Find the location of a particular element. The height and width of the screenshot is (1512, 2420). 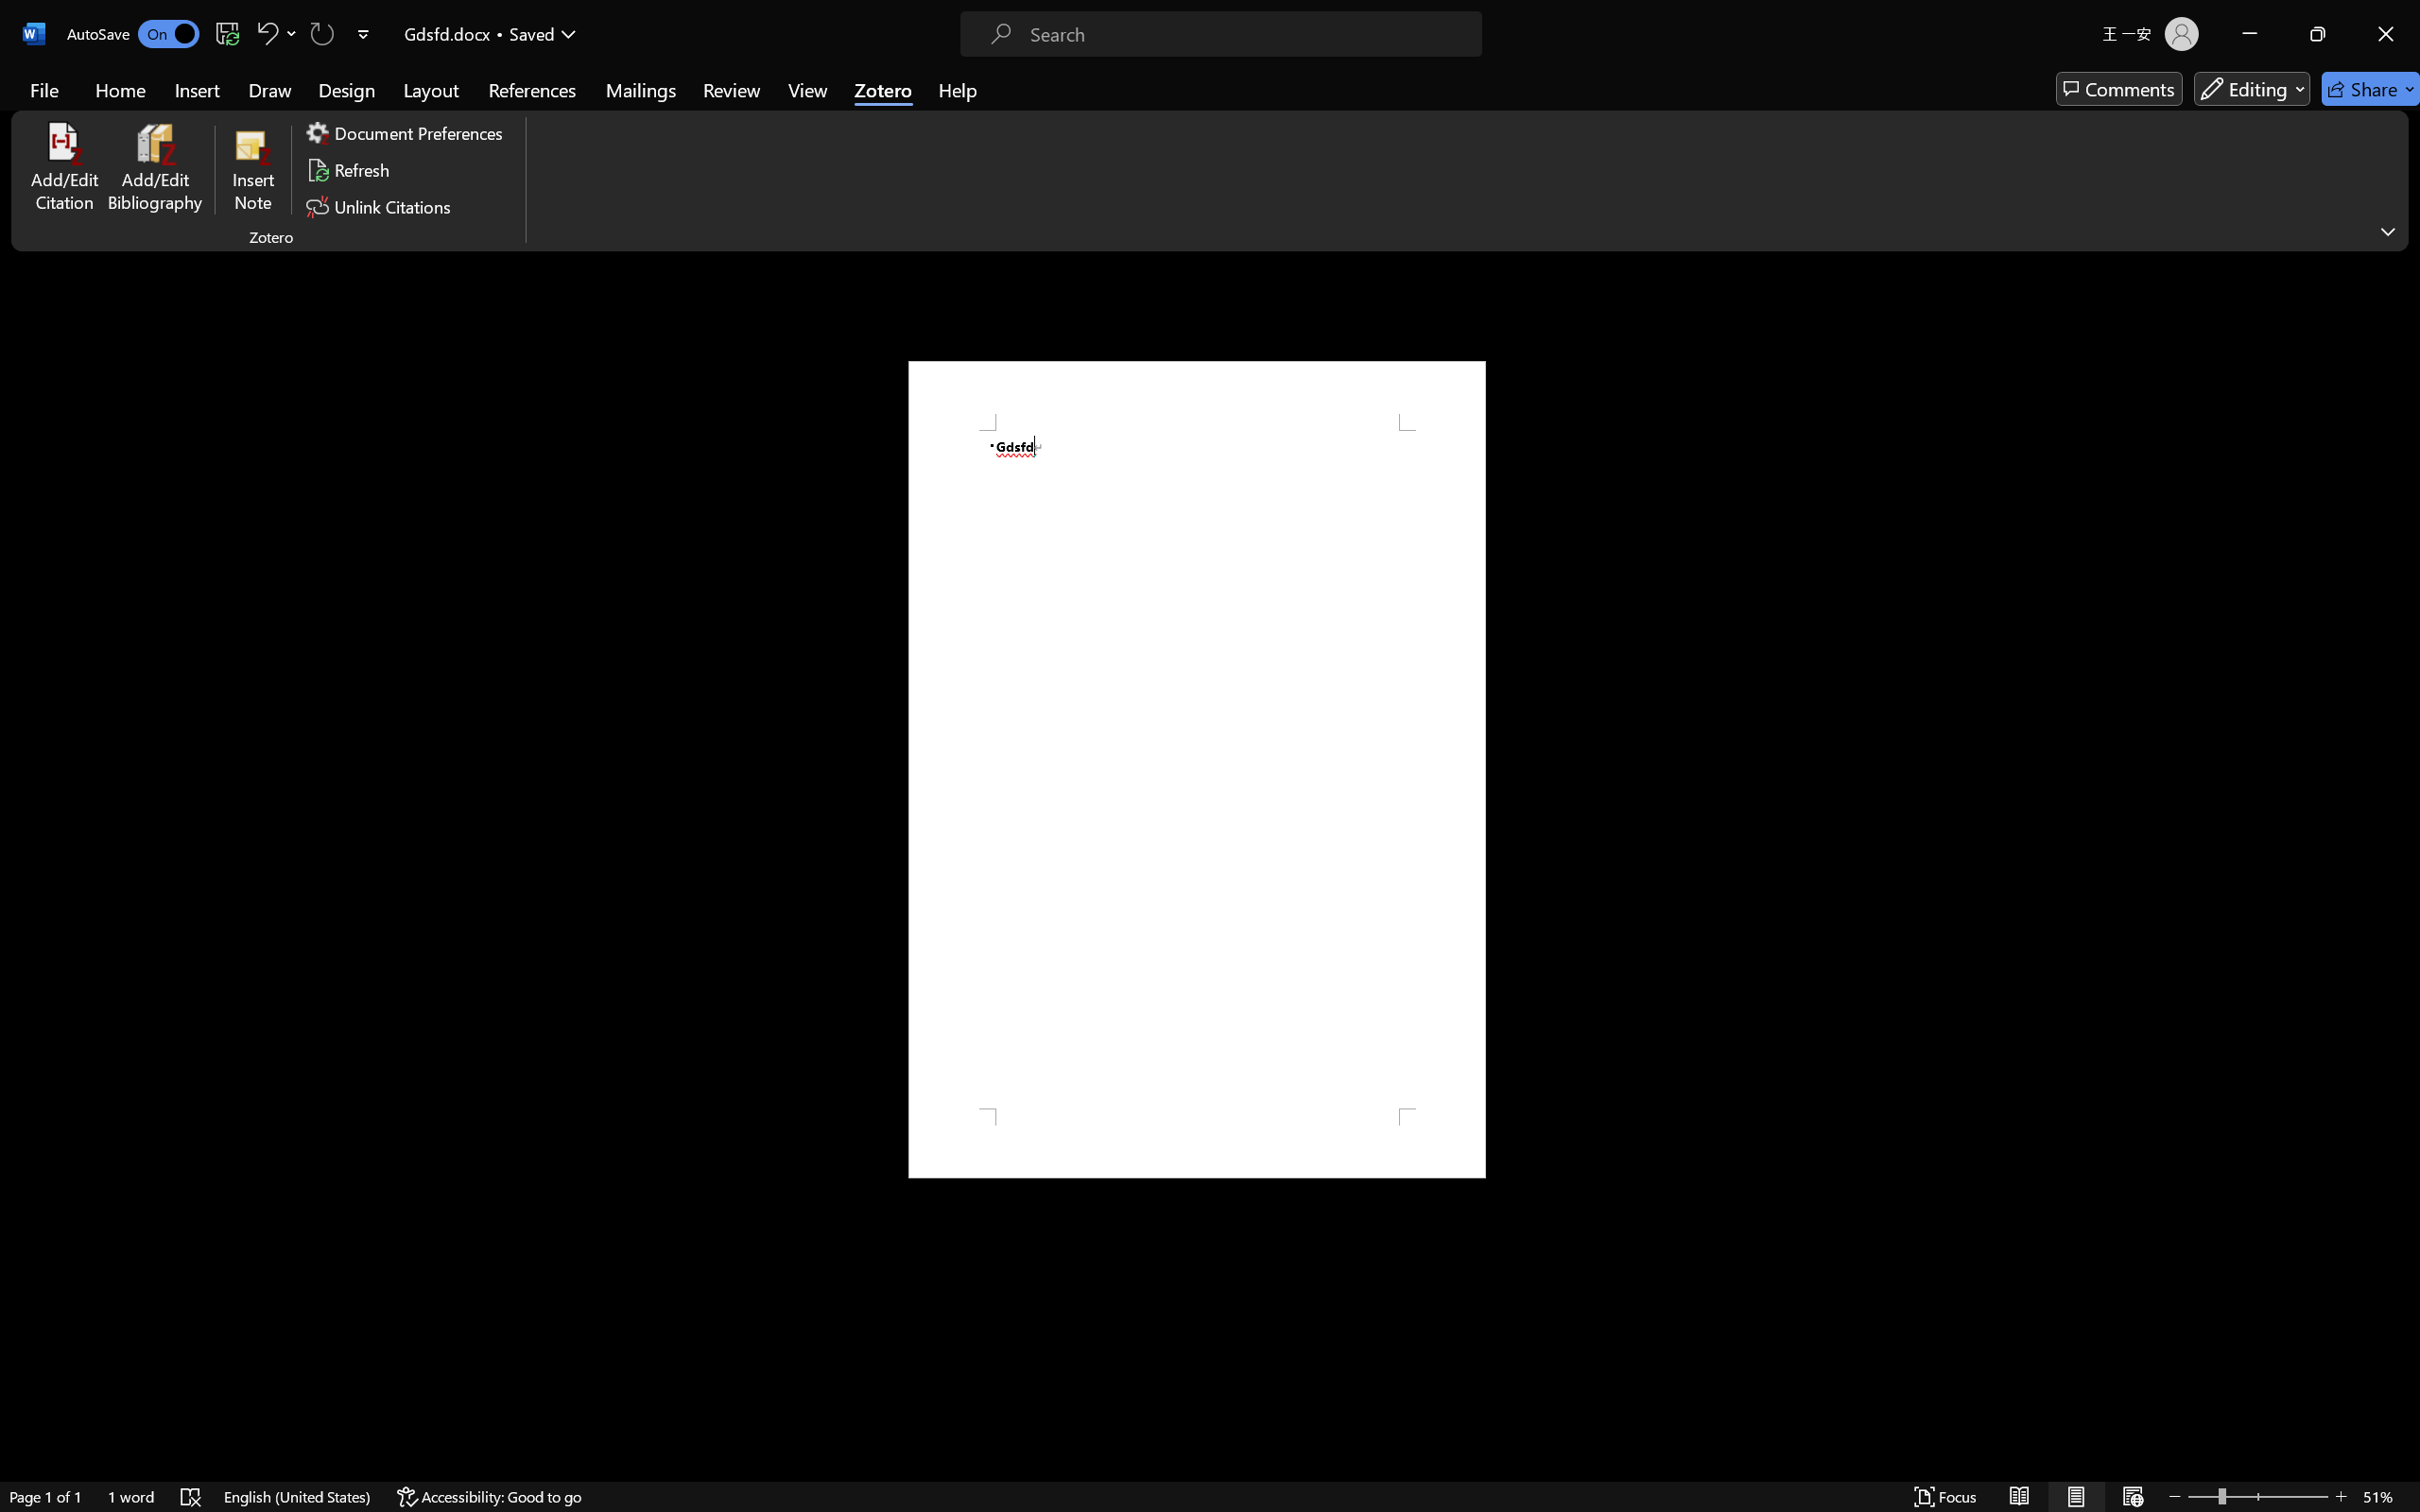

'Page 1 content' is located at coordinates (1196, 769).